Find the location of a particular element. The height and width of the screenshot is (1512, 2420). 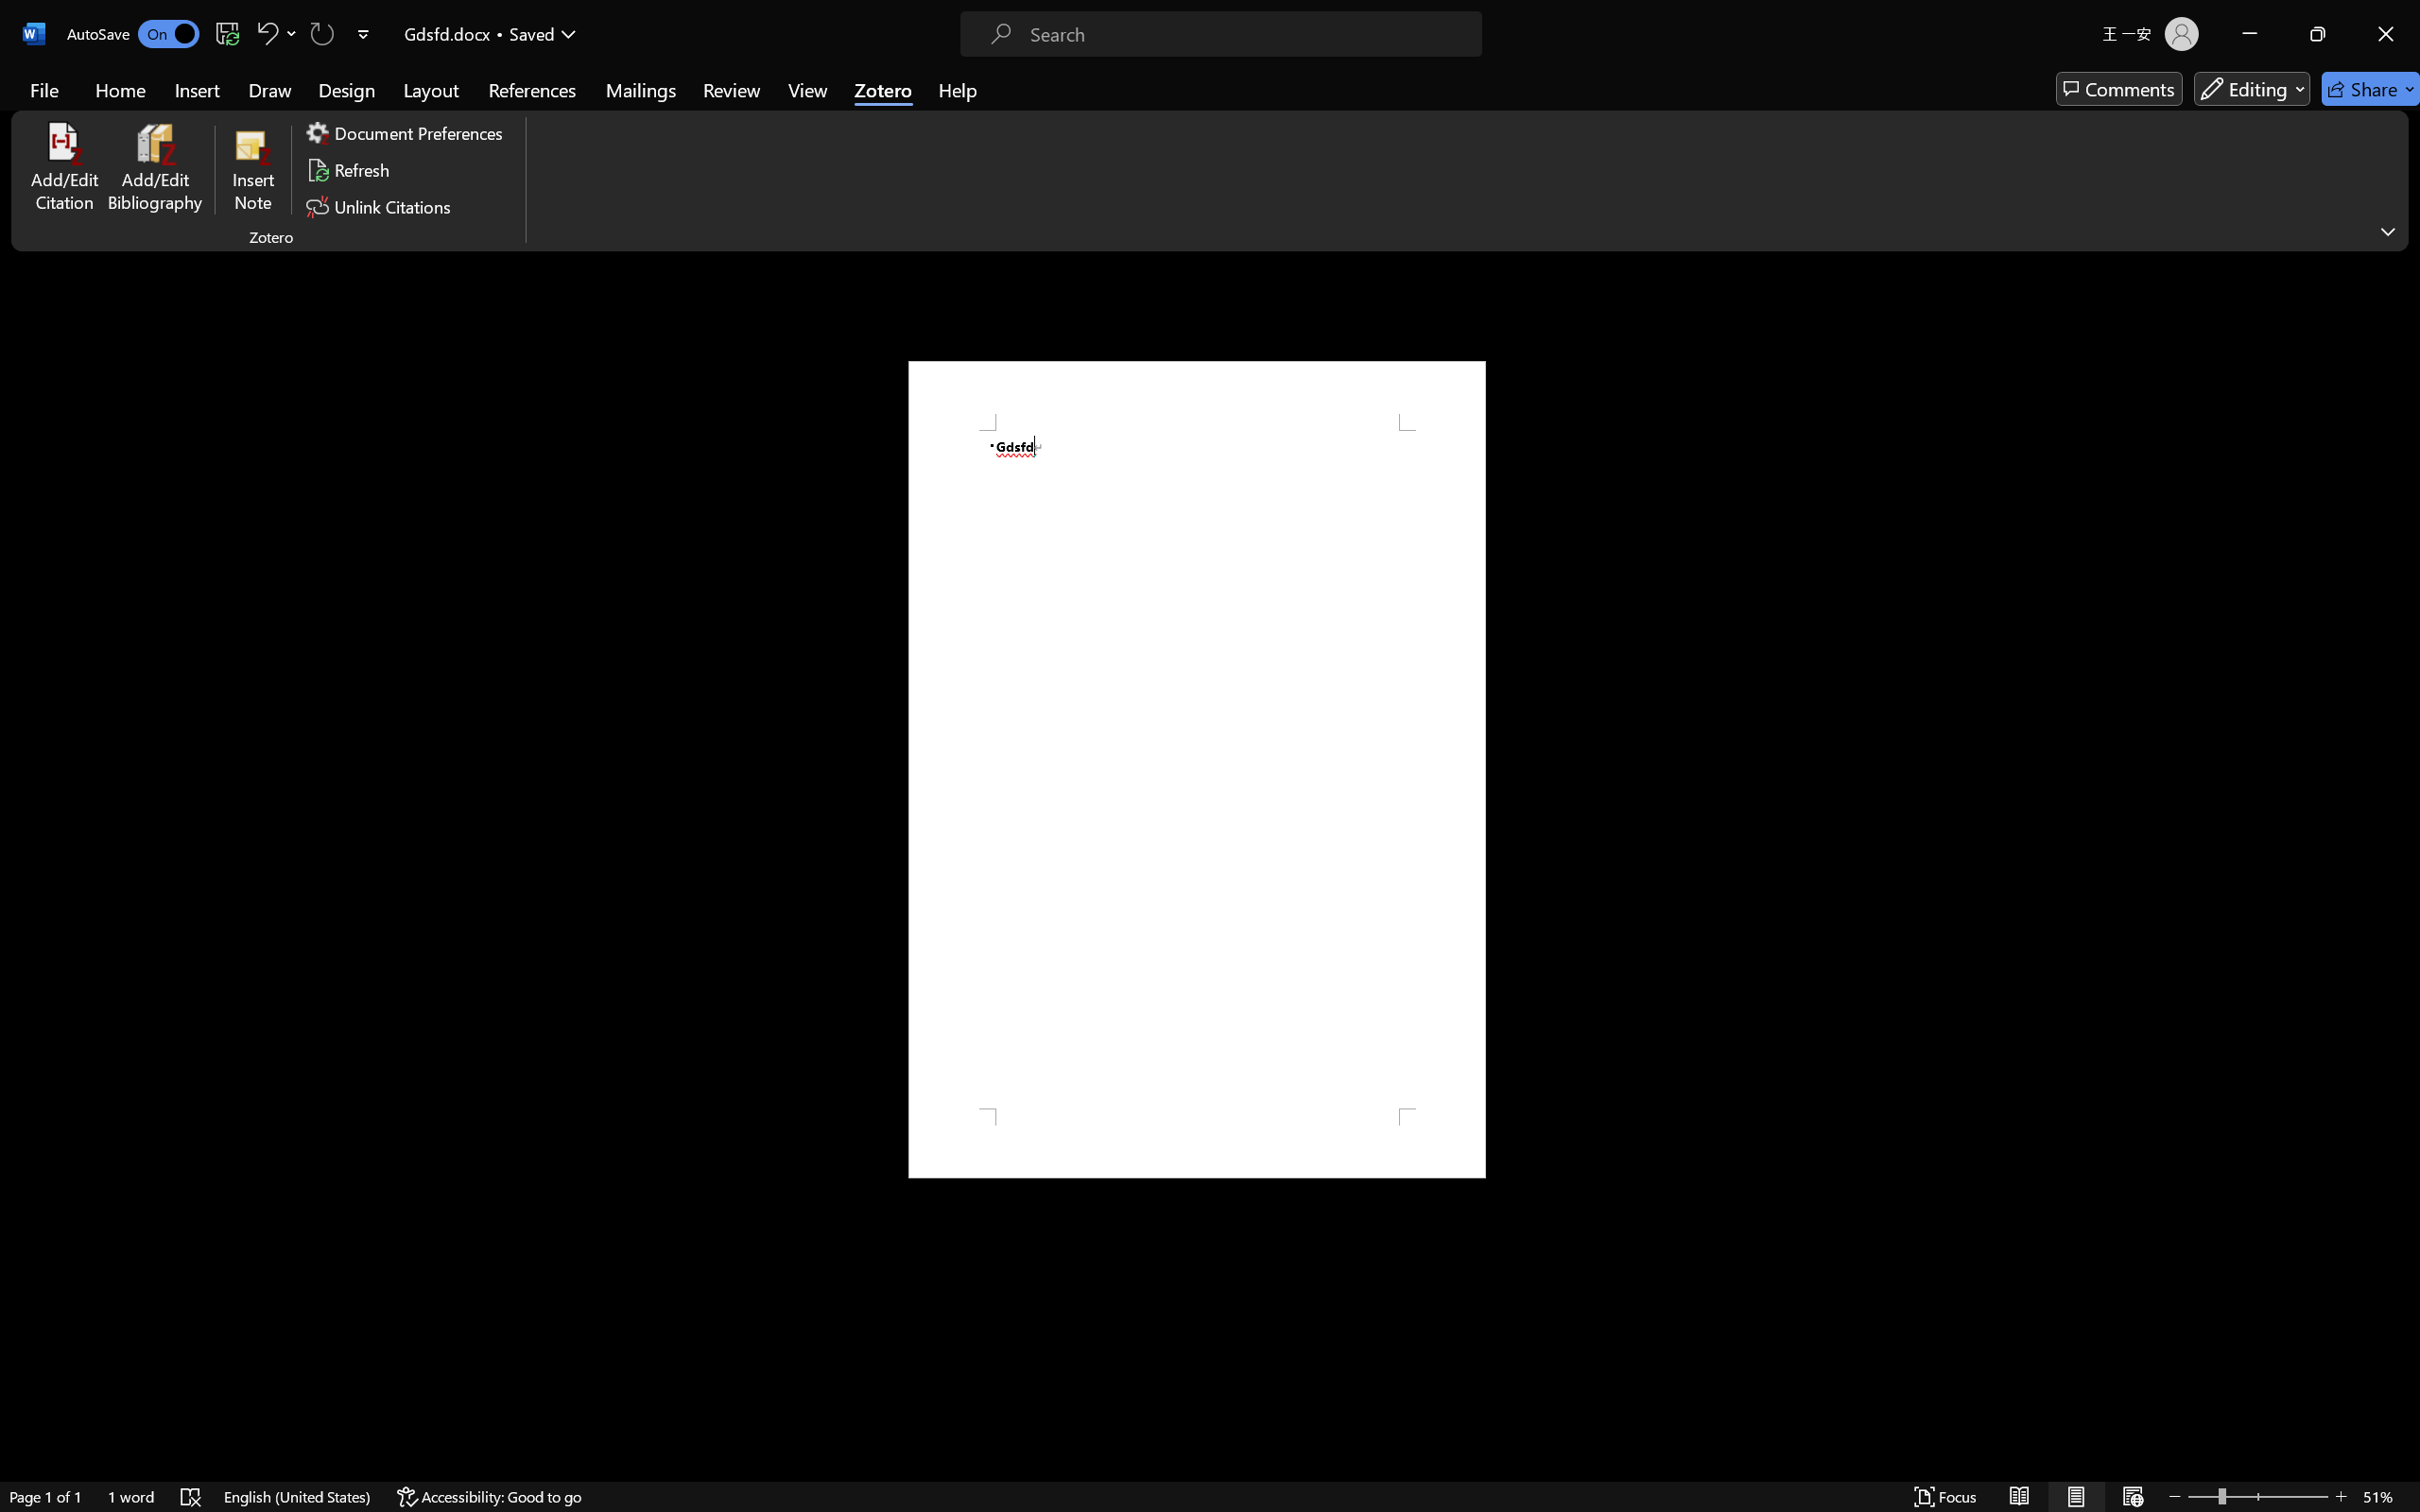

'Page 1 content' is located at coordinates (1196, 769).